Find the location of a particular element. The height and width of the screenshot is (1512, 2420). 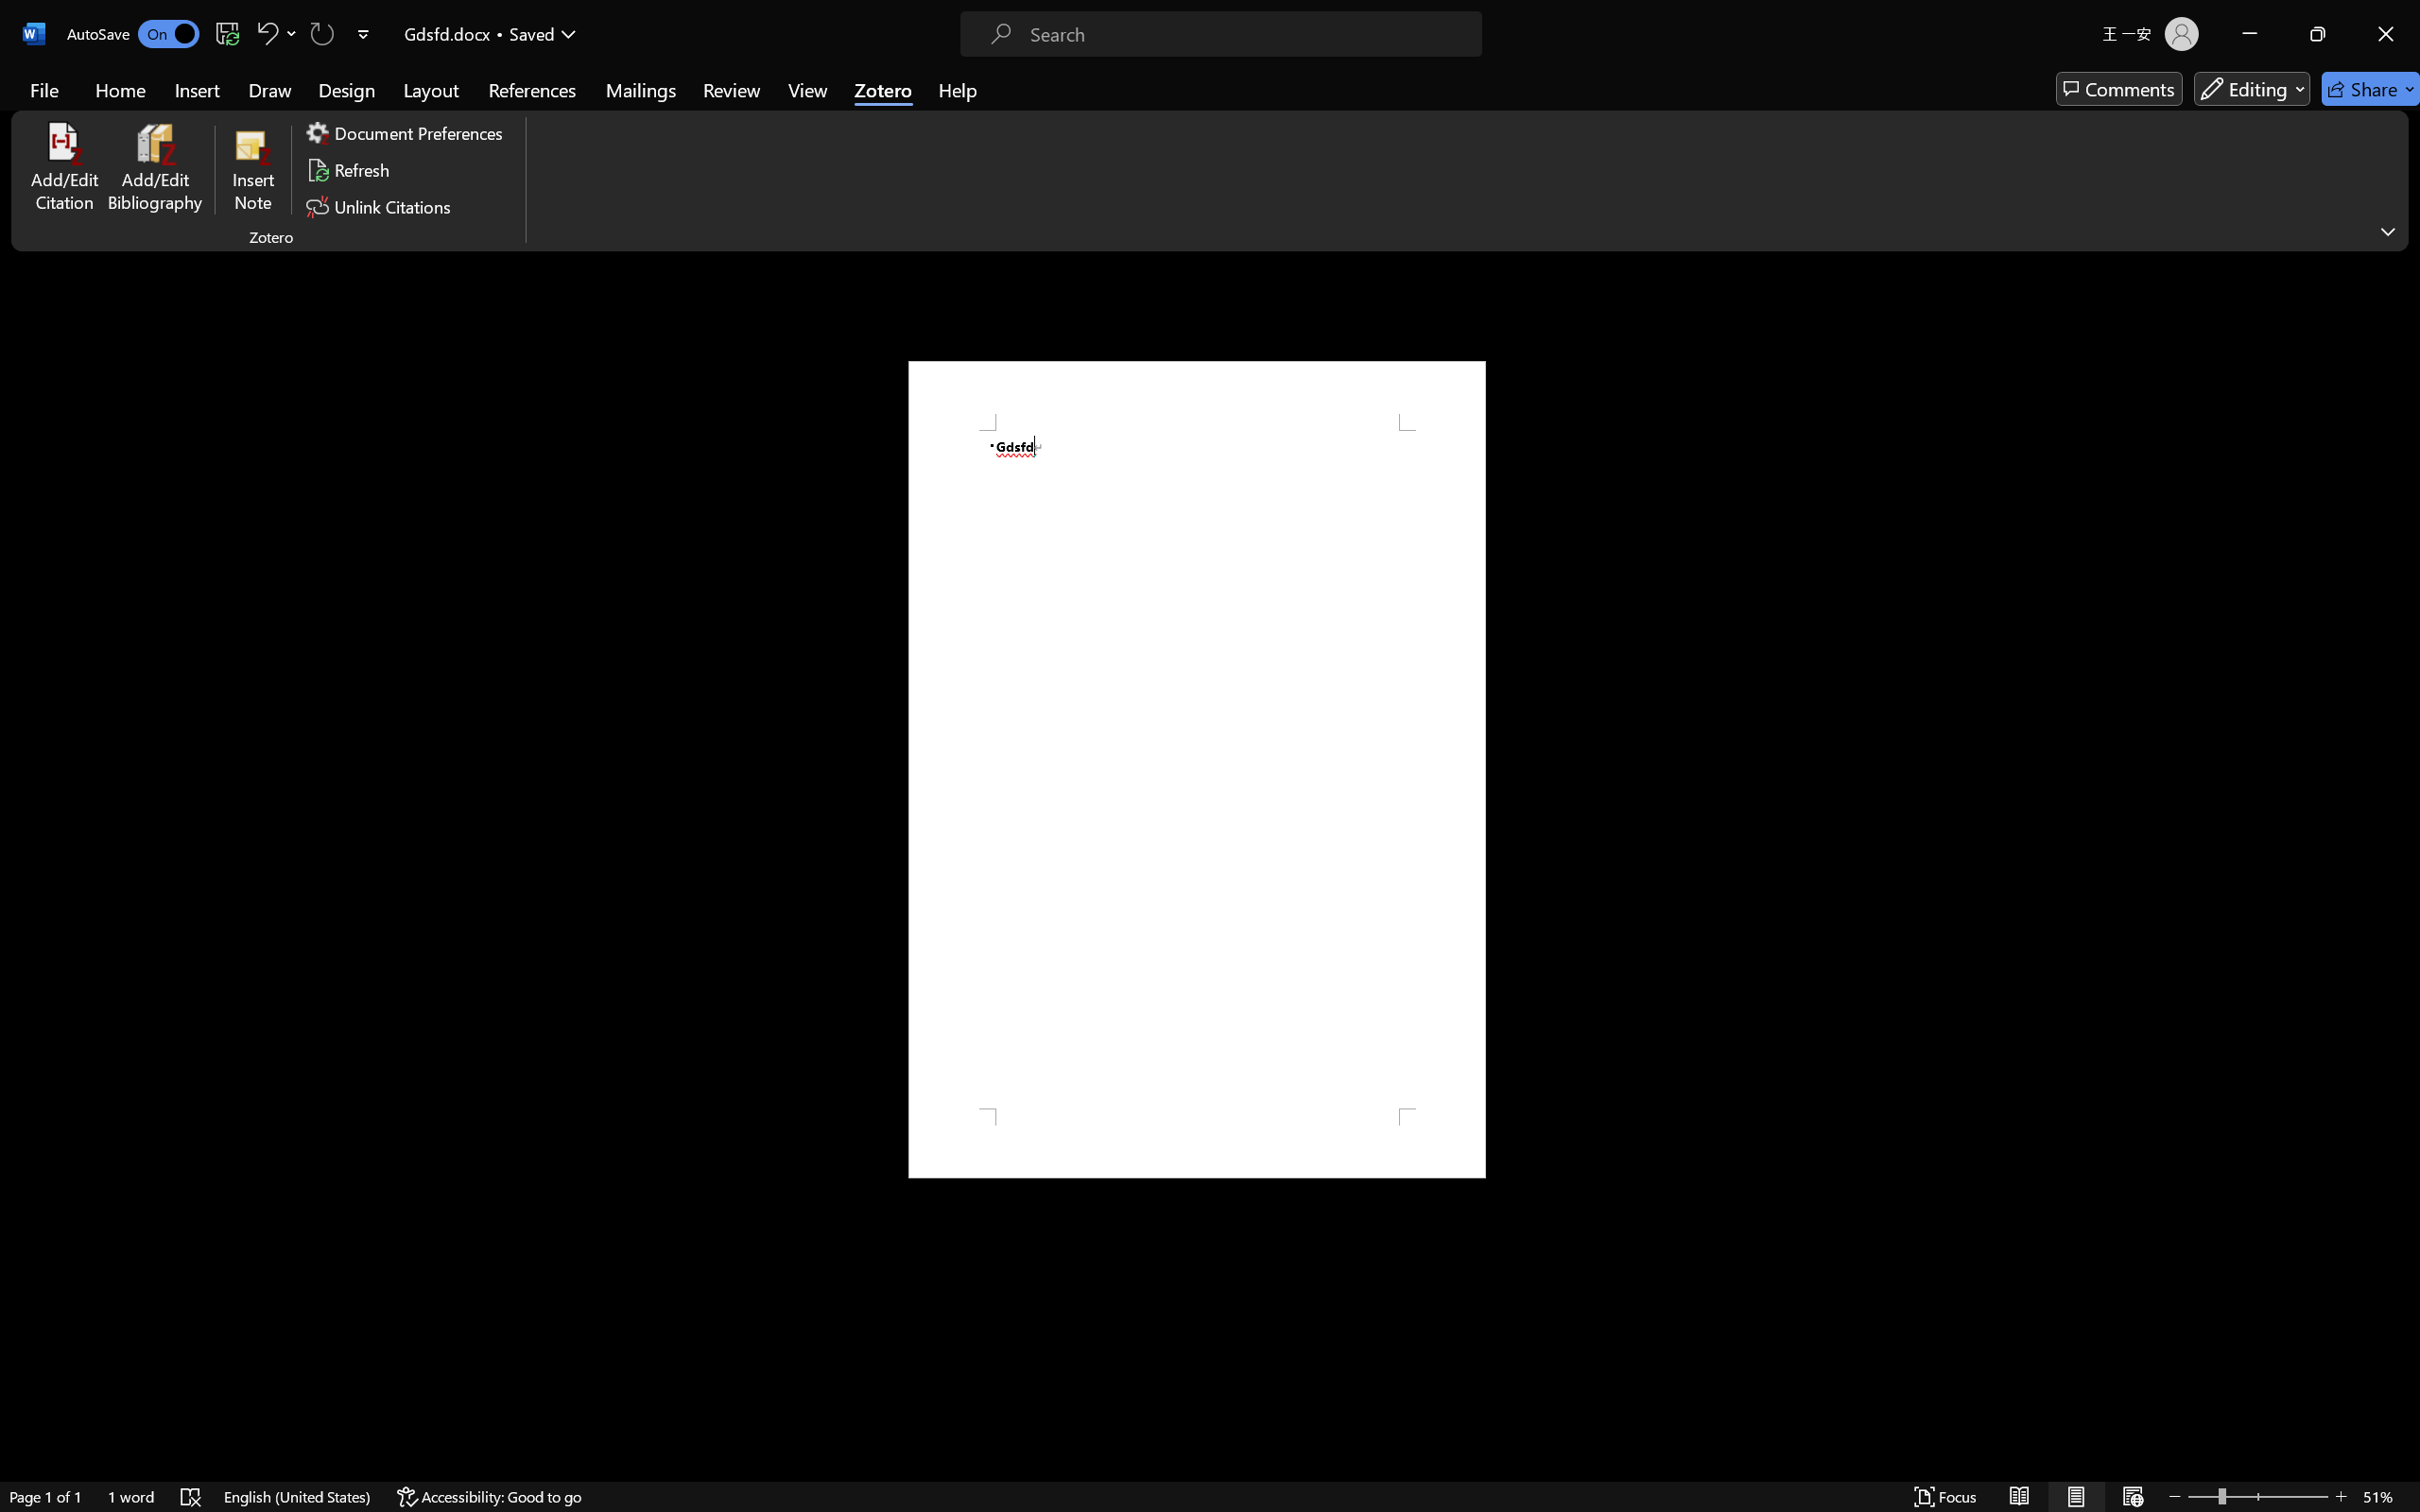

'Page 1 content' is located at coordinates (1196, 769).